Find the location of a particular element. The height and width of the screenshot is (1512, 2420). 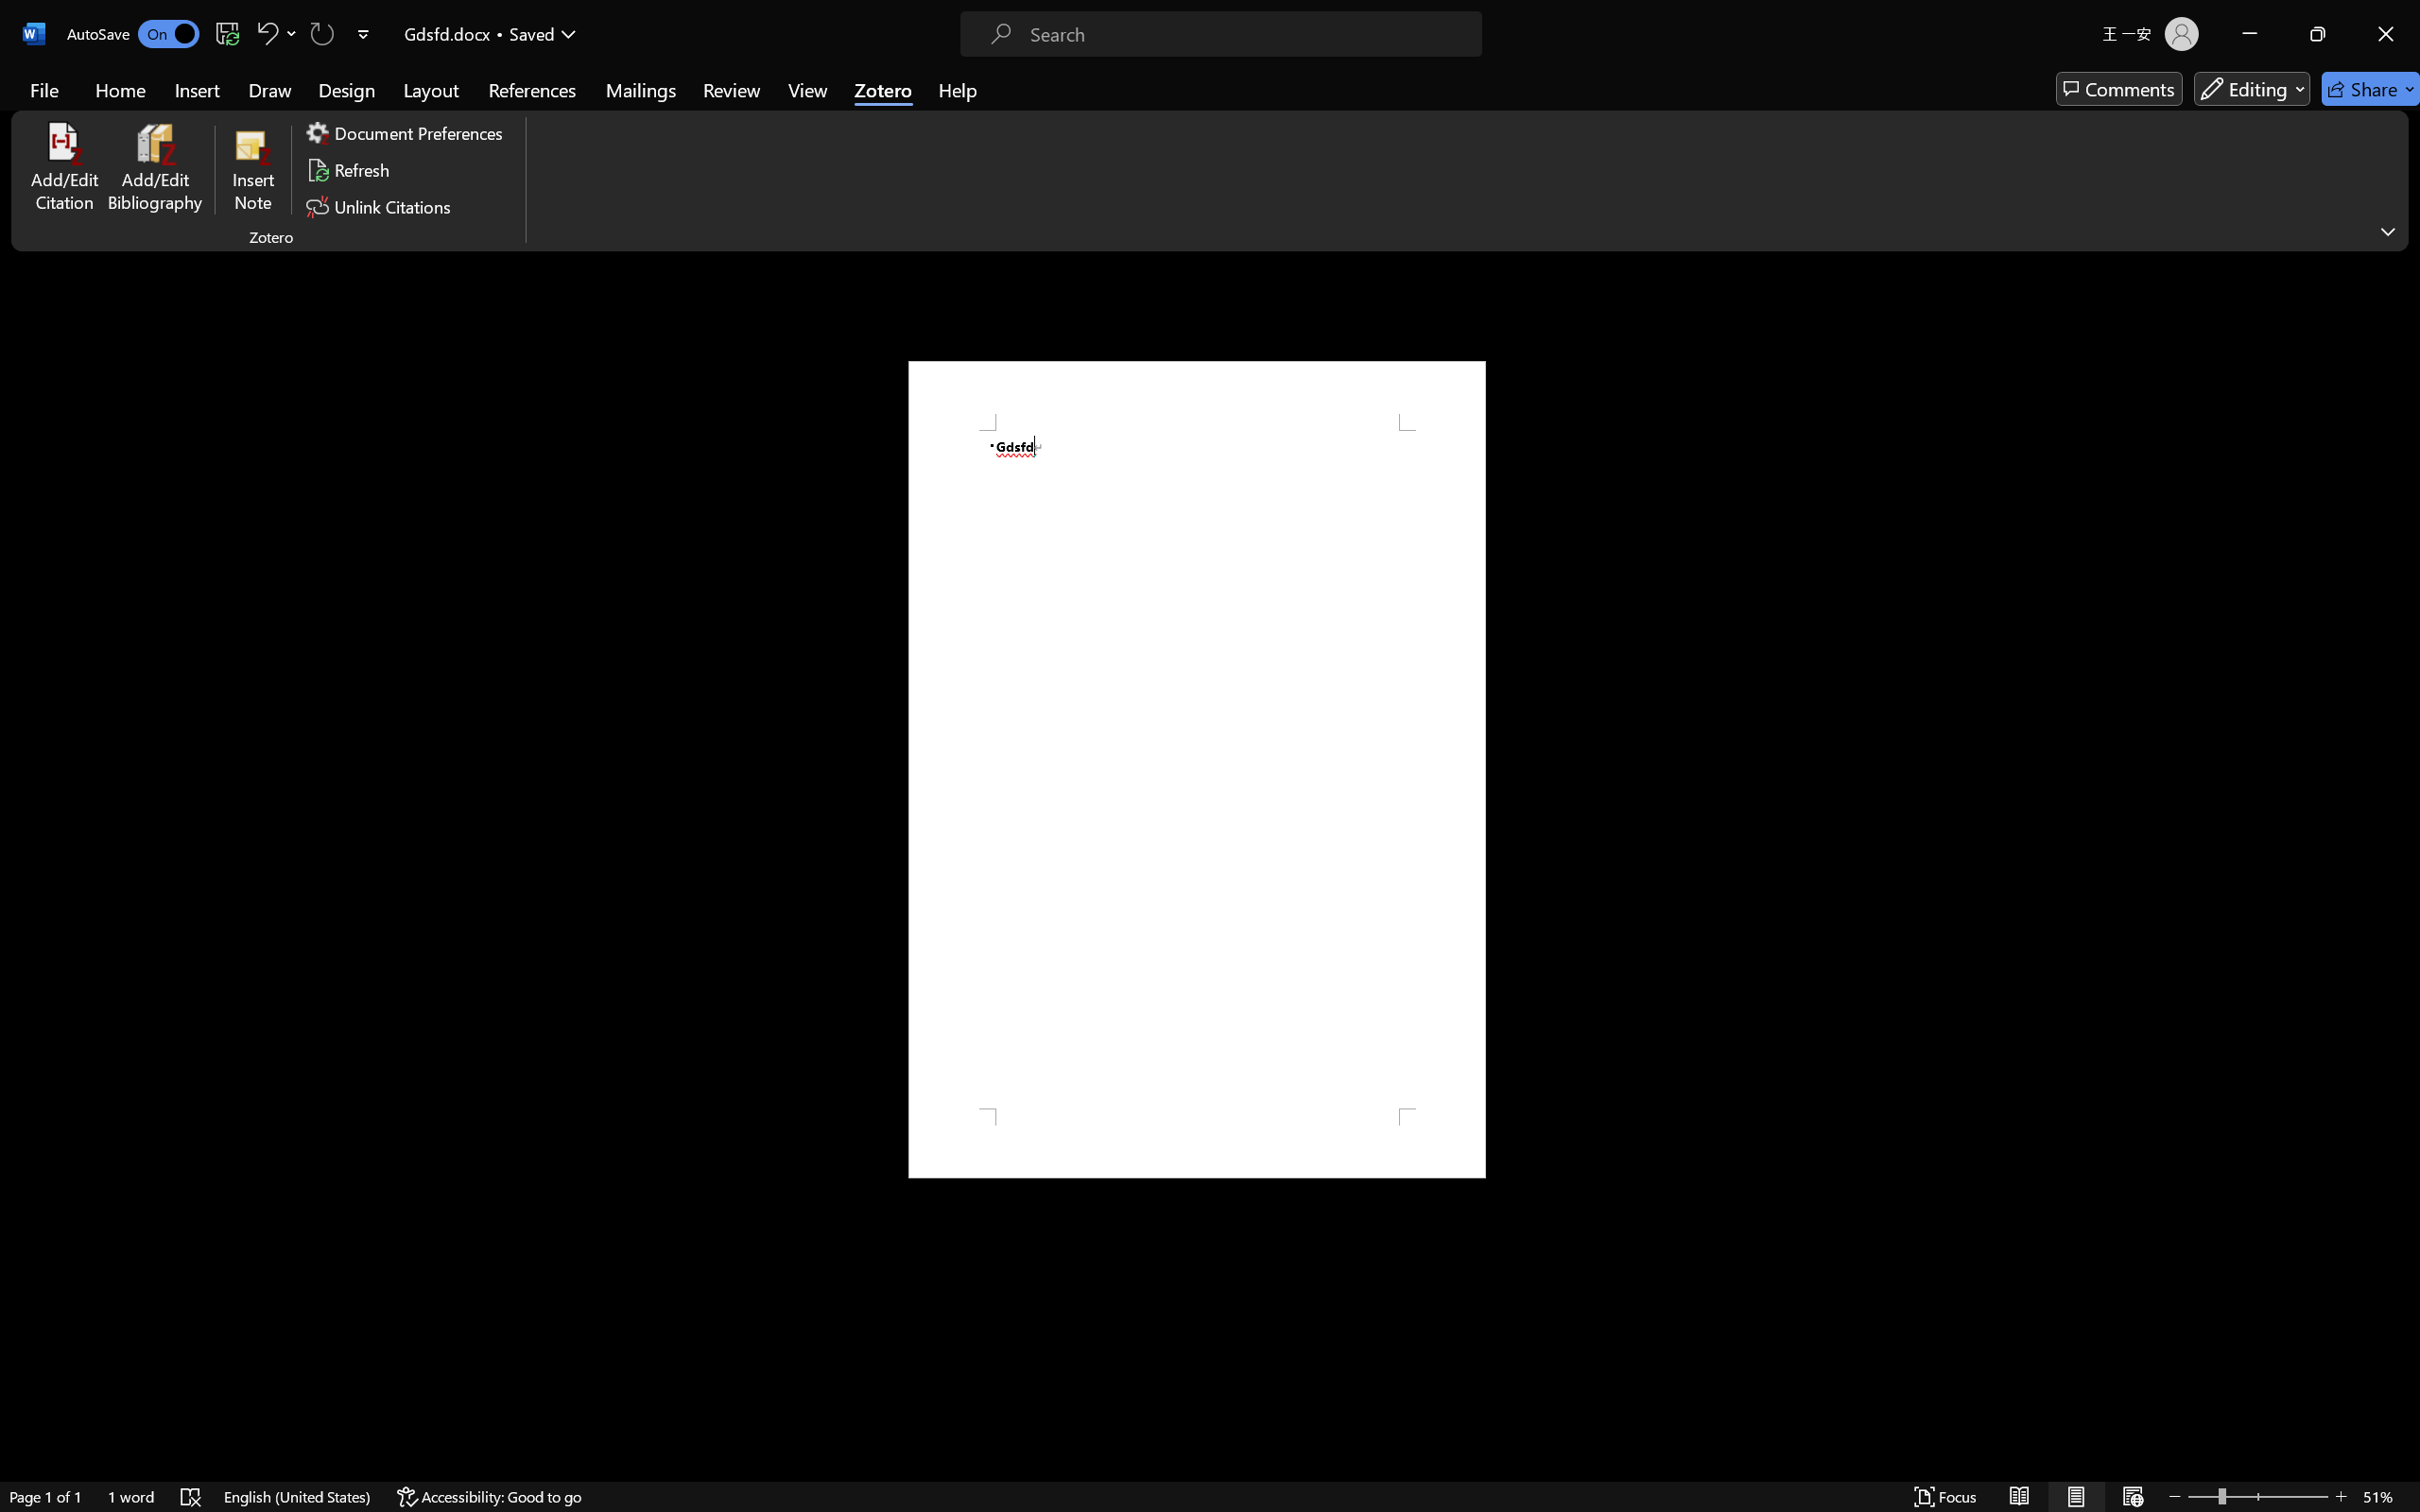

'Page 1 content' is located at coordinates (1196, 769).